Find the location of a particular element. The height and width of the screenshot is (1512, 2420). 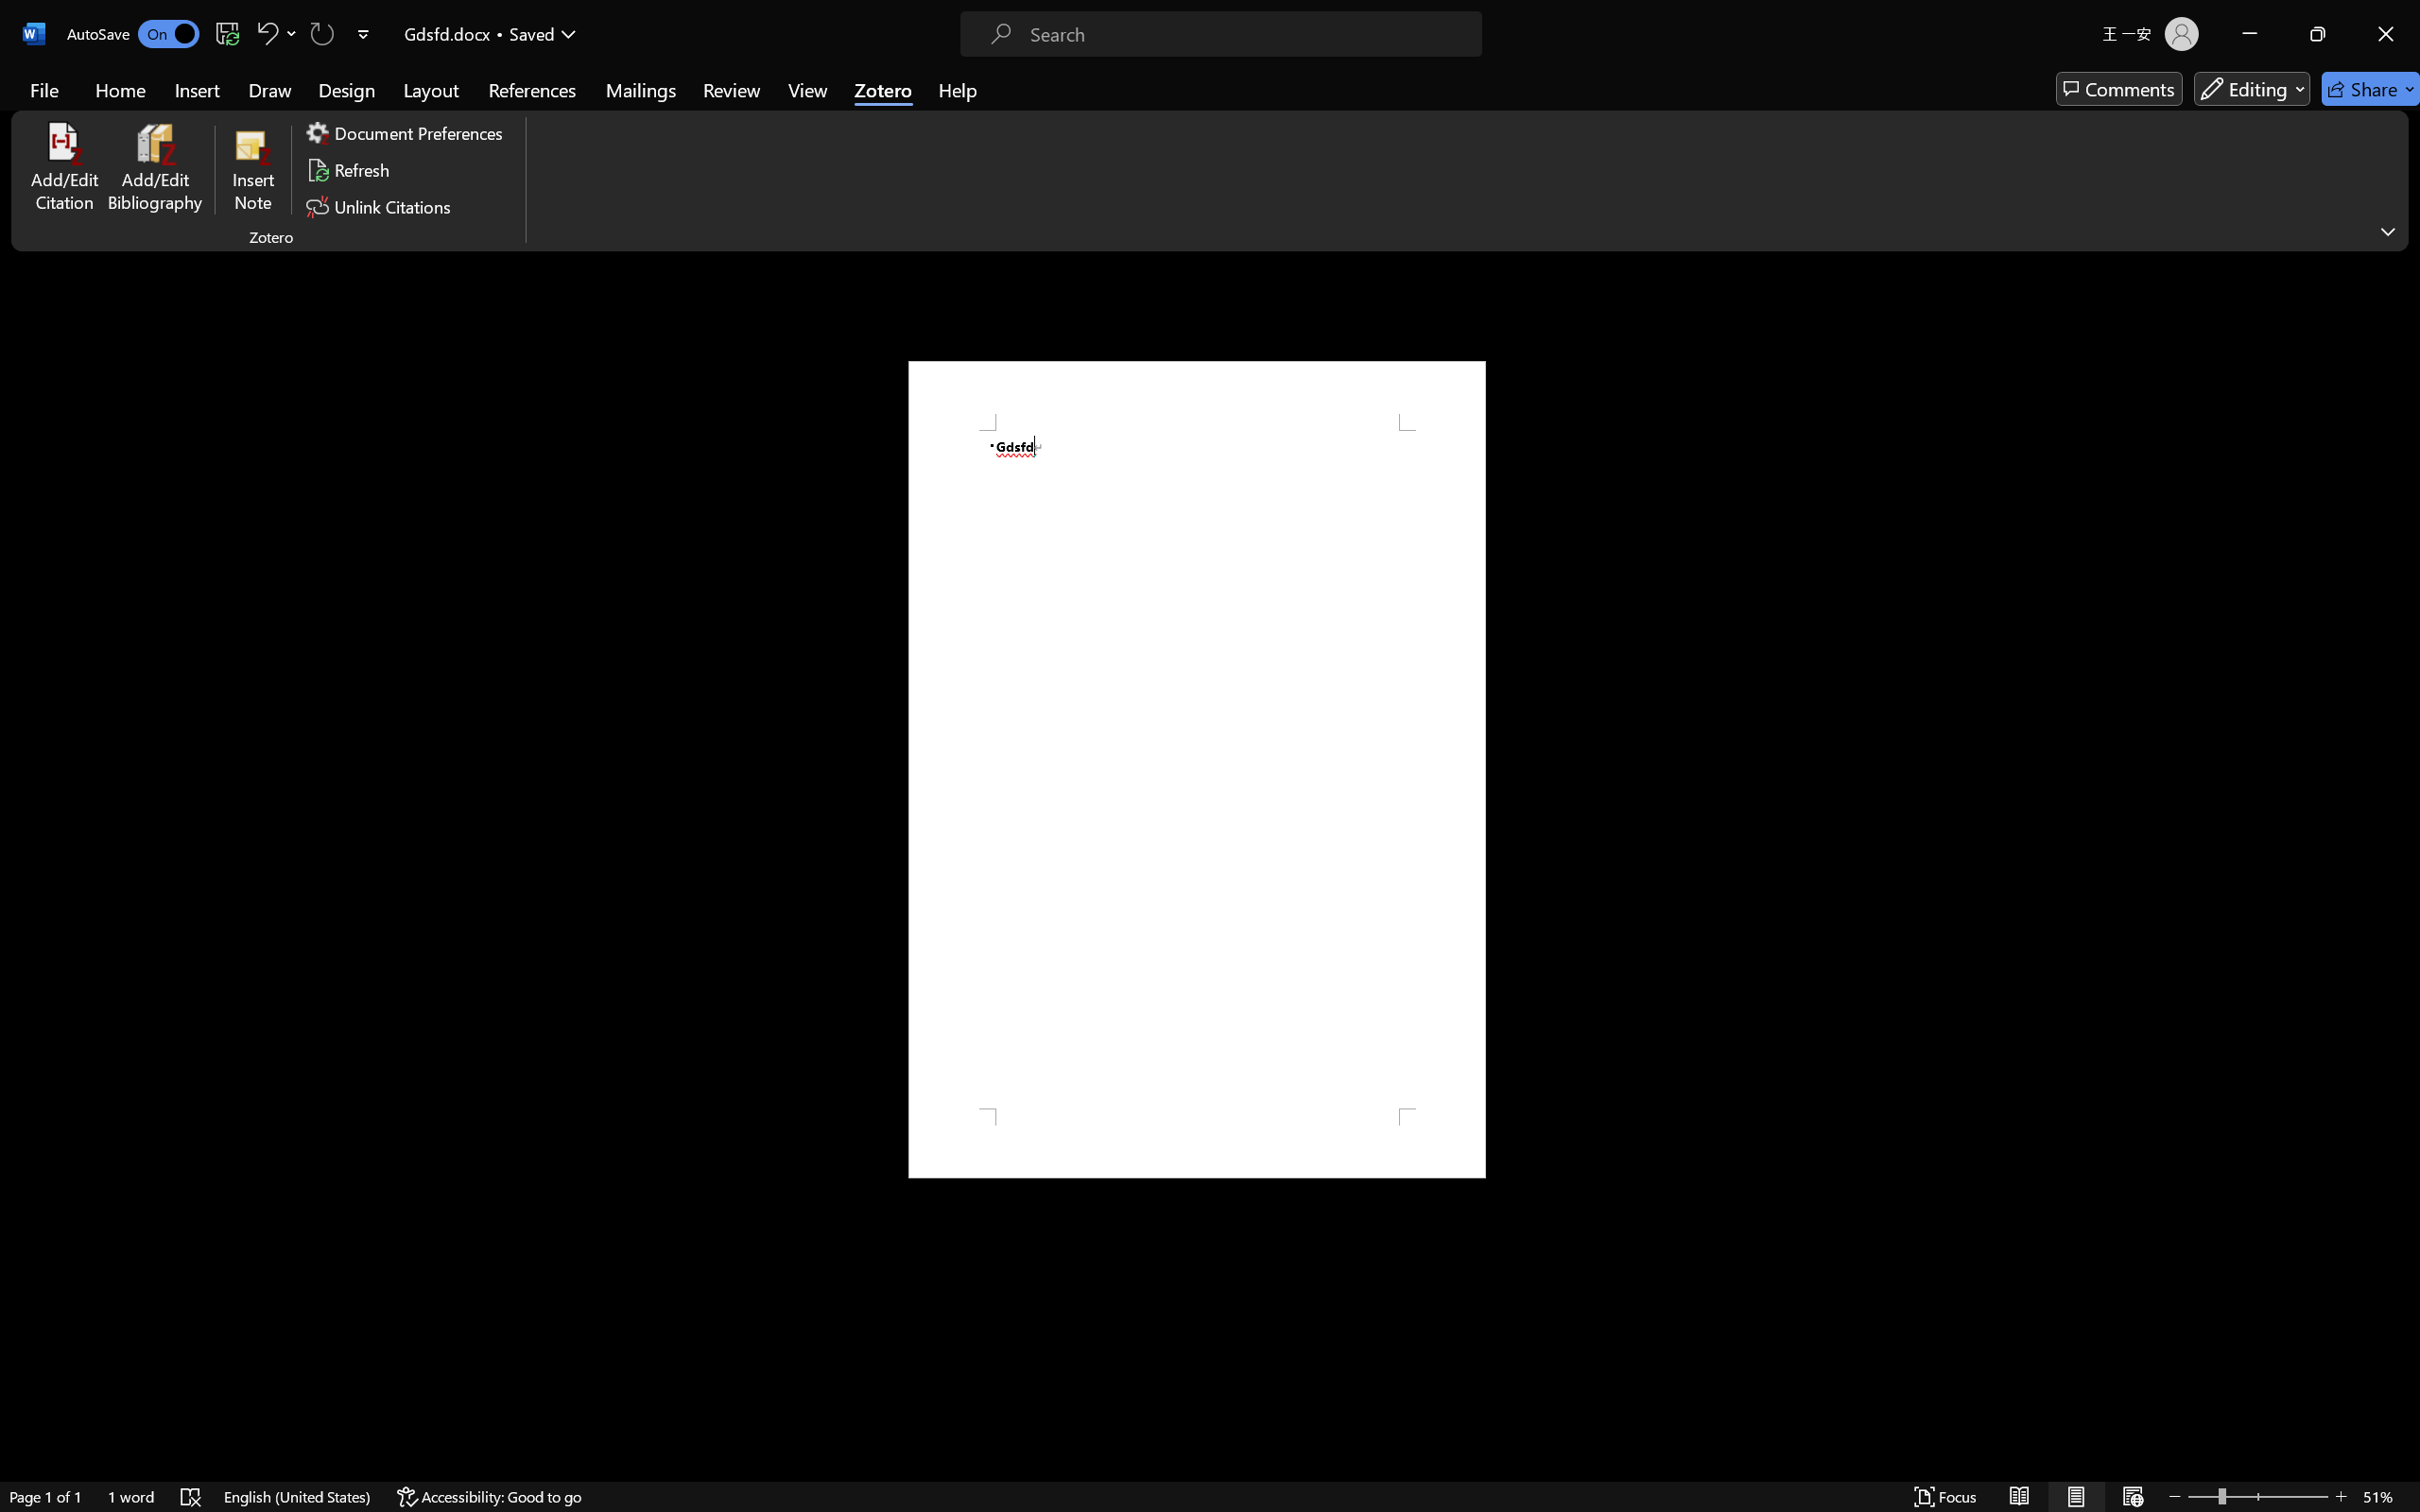

'Page 1 content' is located at coordinates (1196, 769).